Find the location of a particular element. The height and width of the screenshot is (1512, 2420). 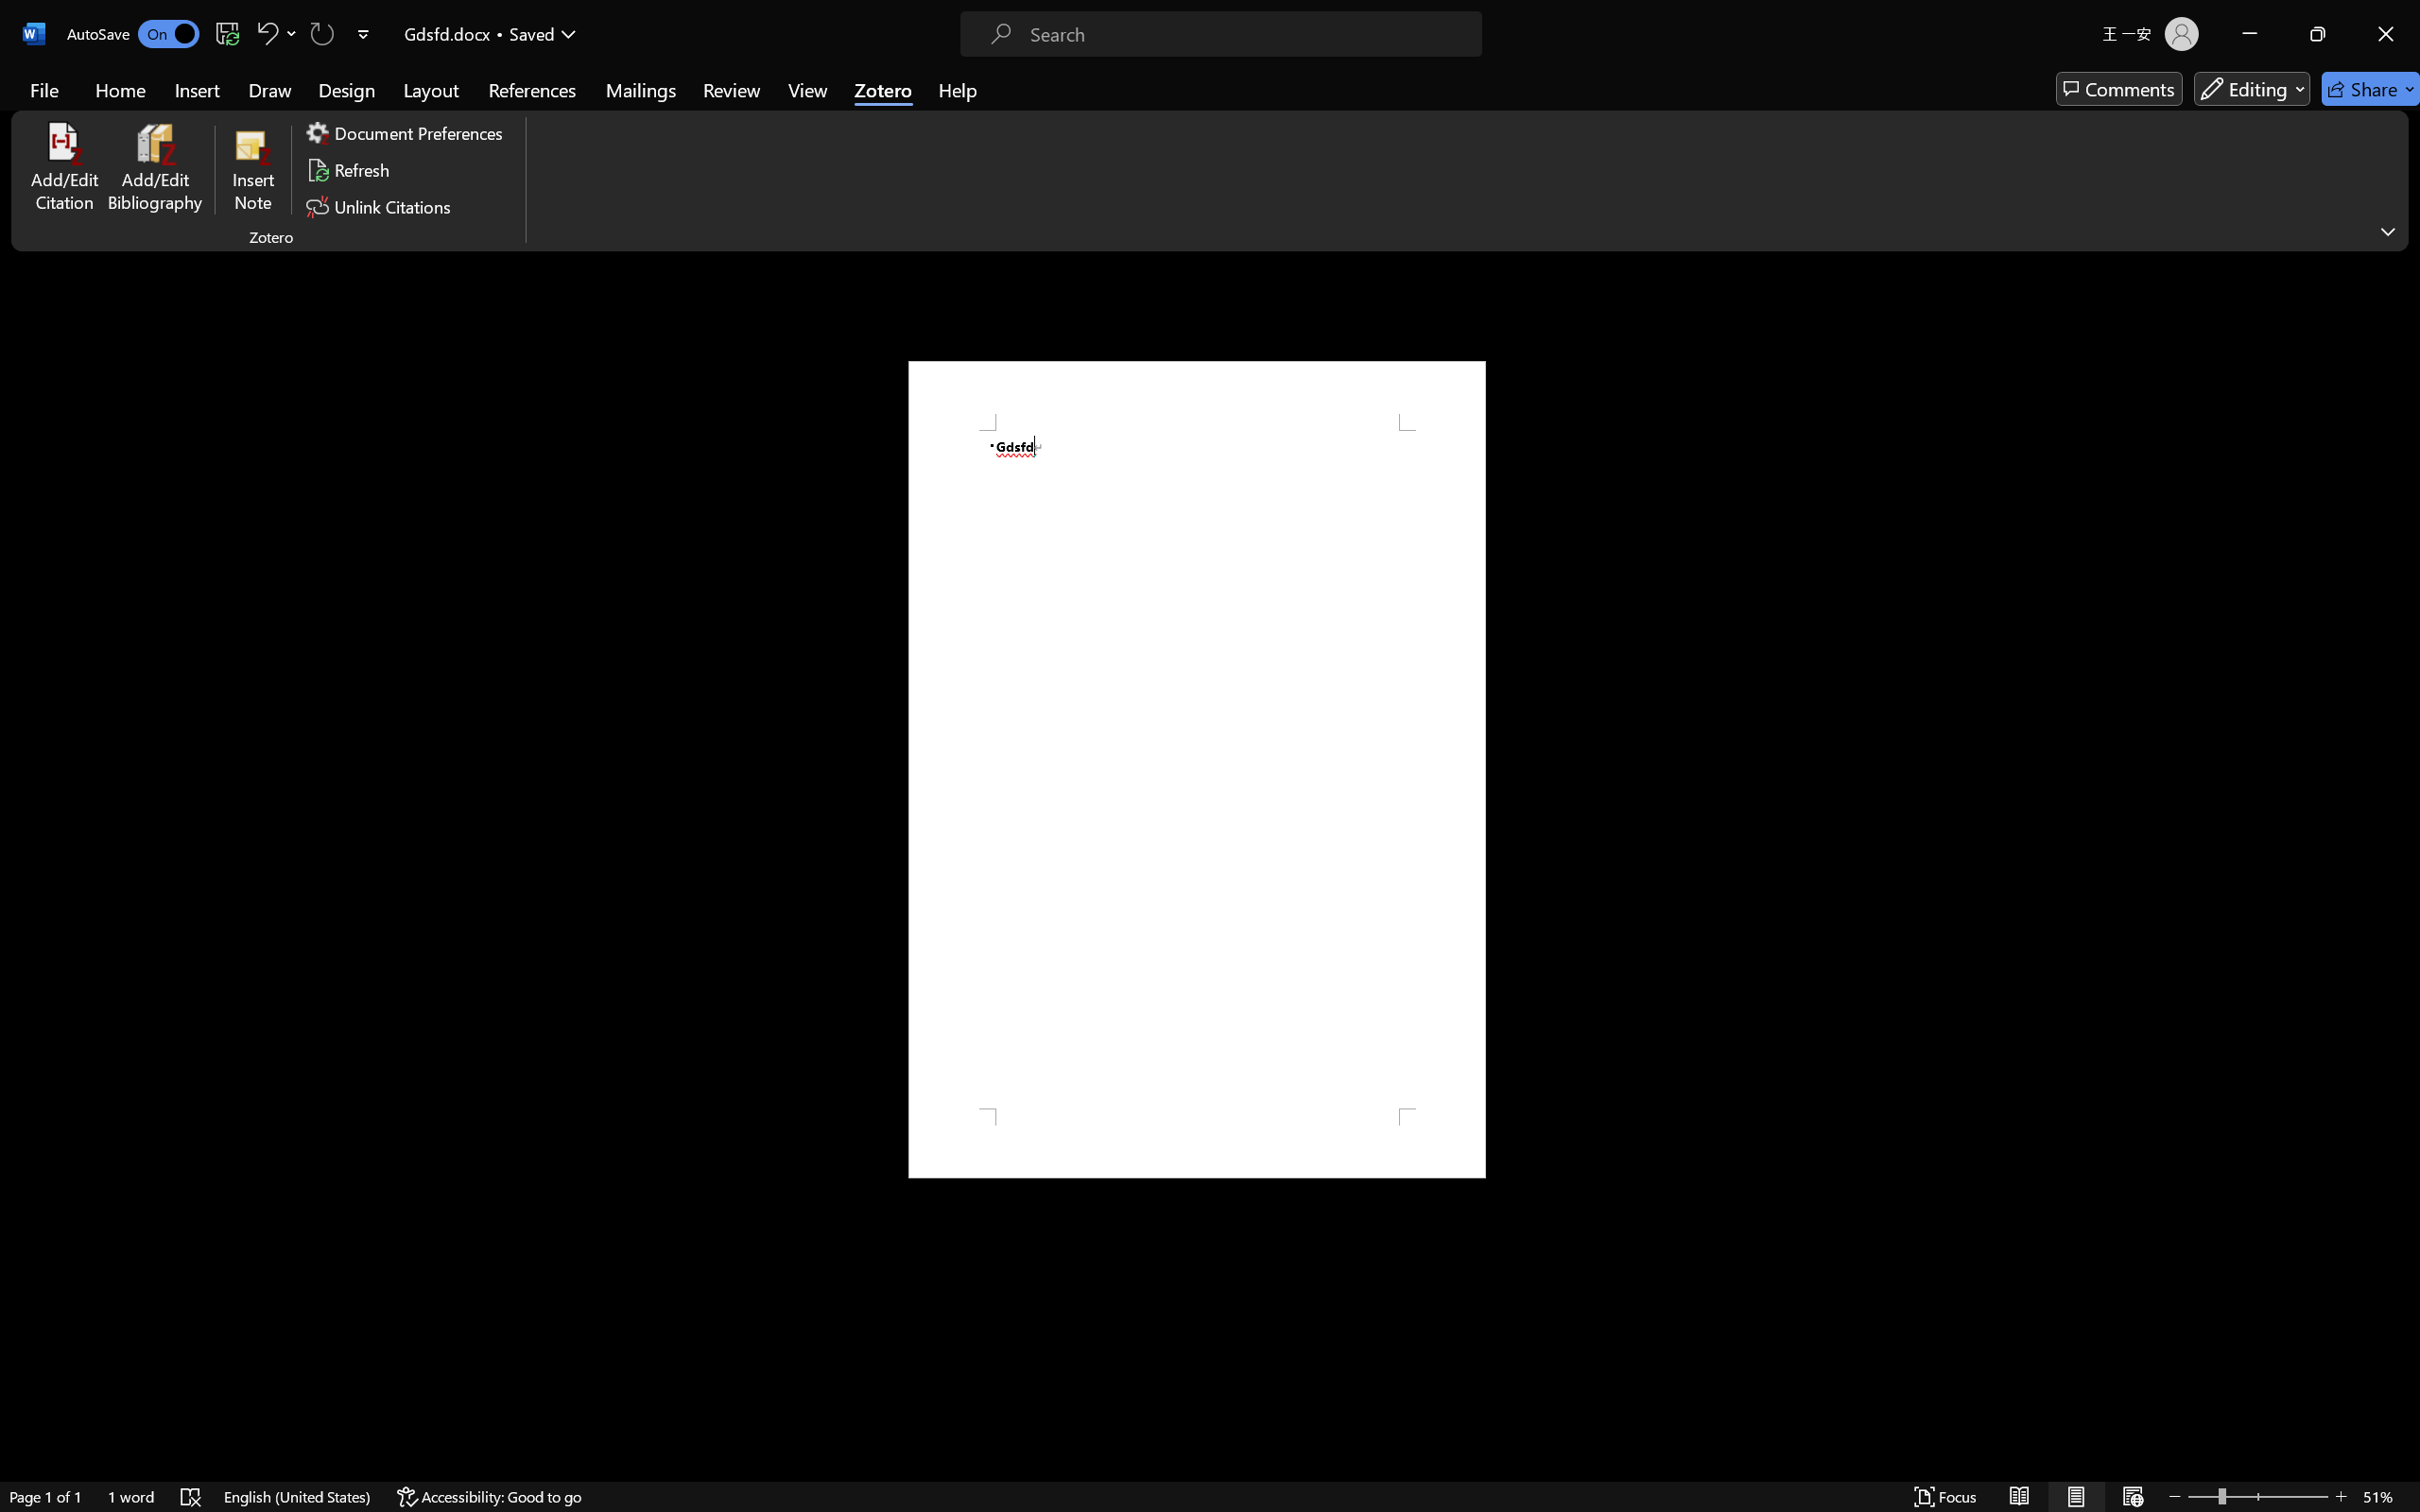

'Page 1 content' is located at coordinates (1196, 769).